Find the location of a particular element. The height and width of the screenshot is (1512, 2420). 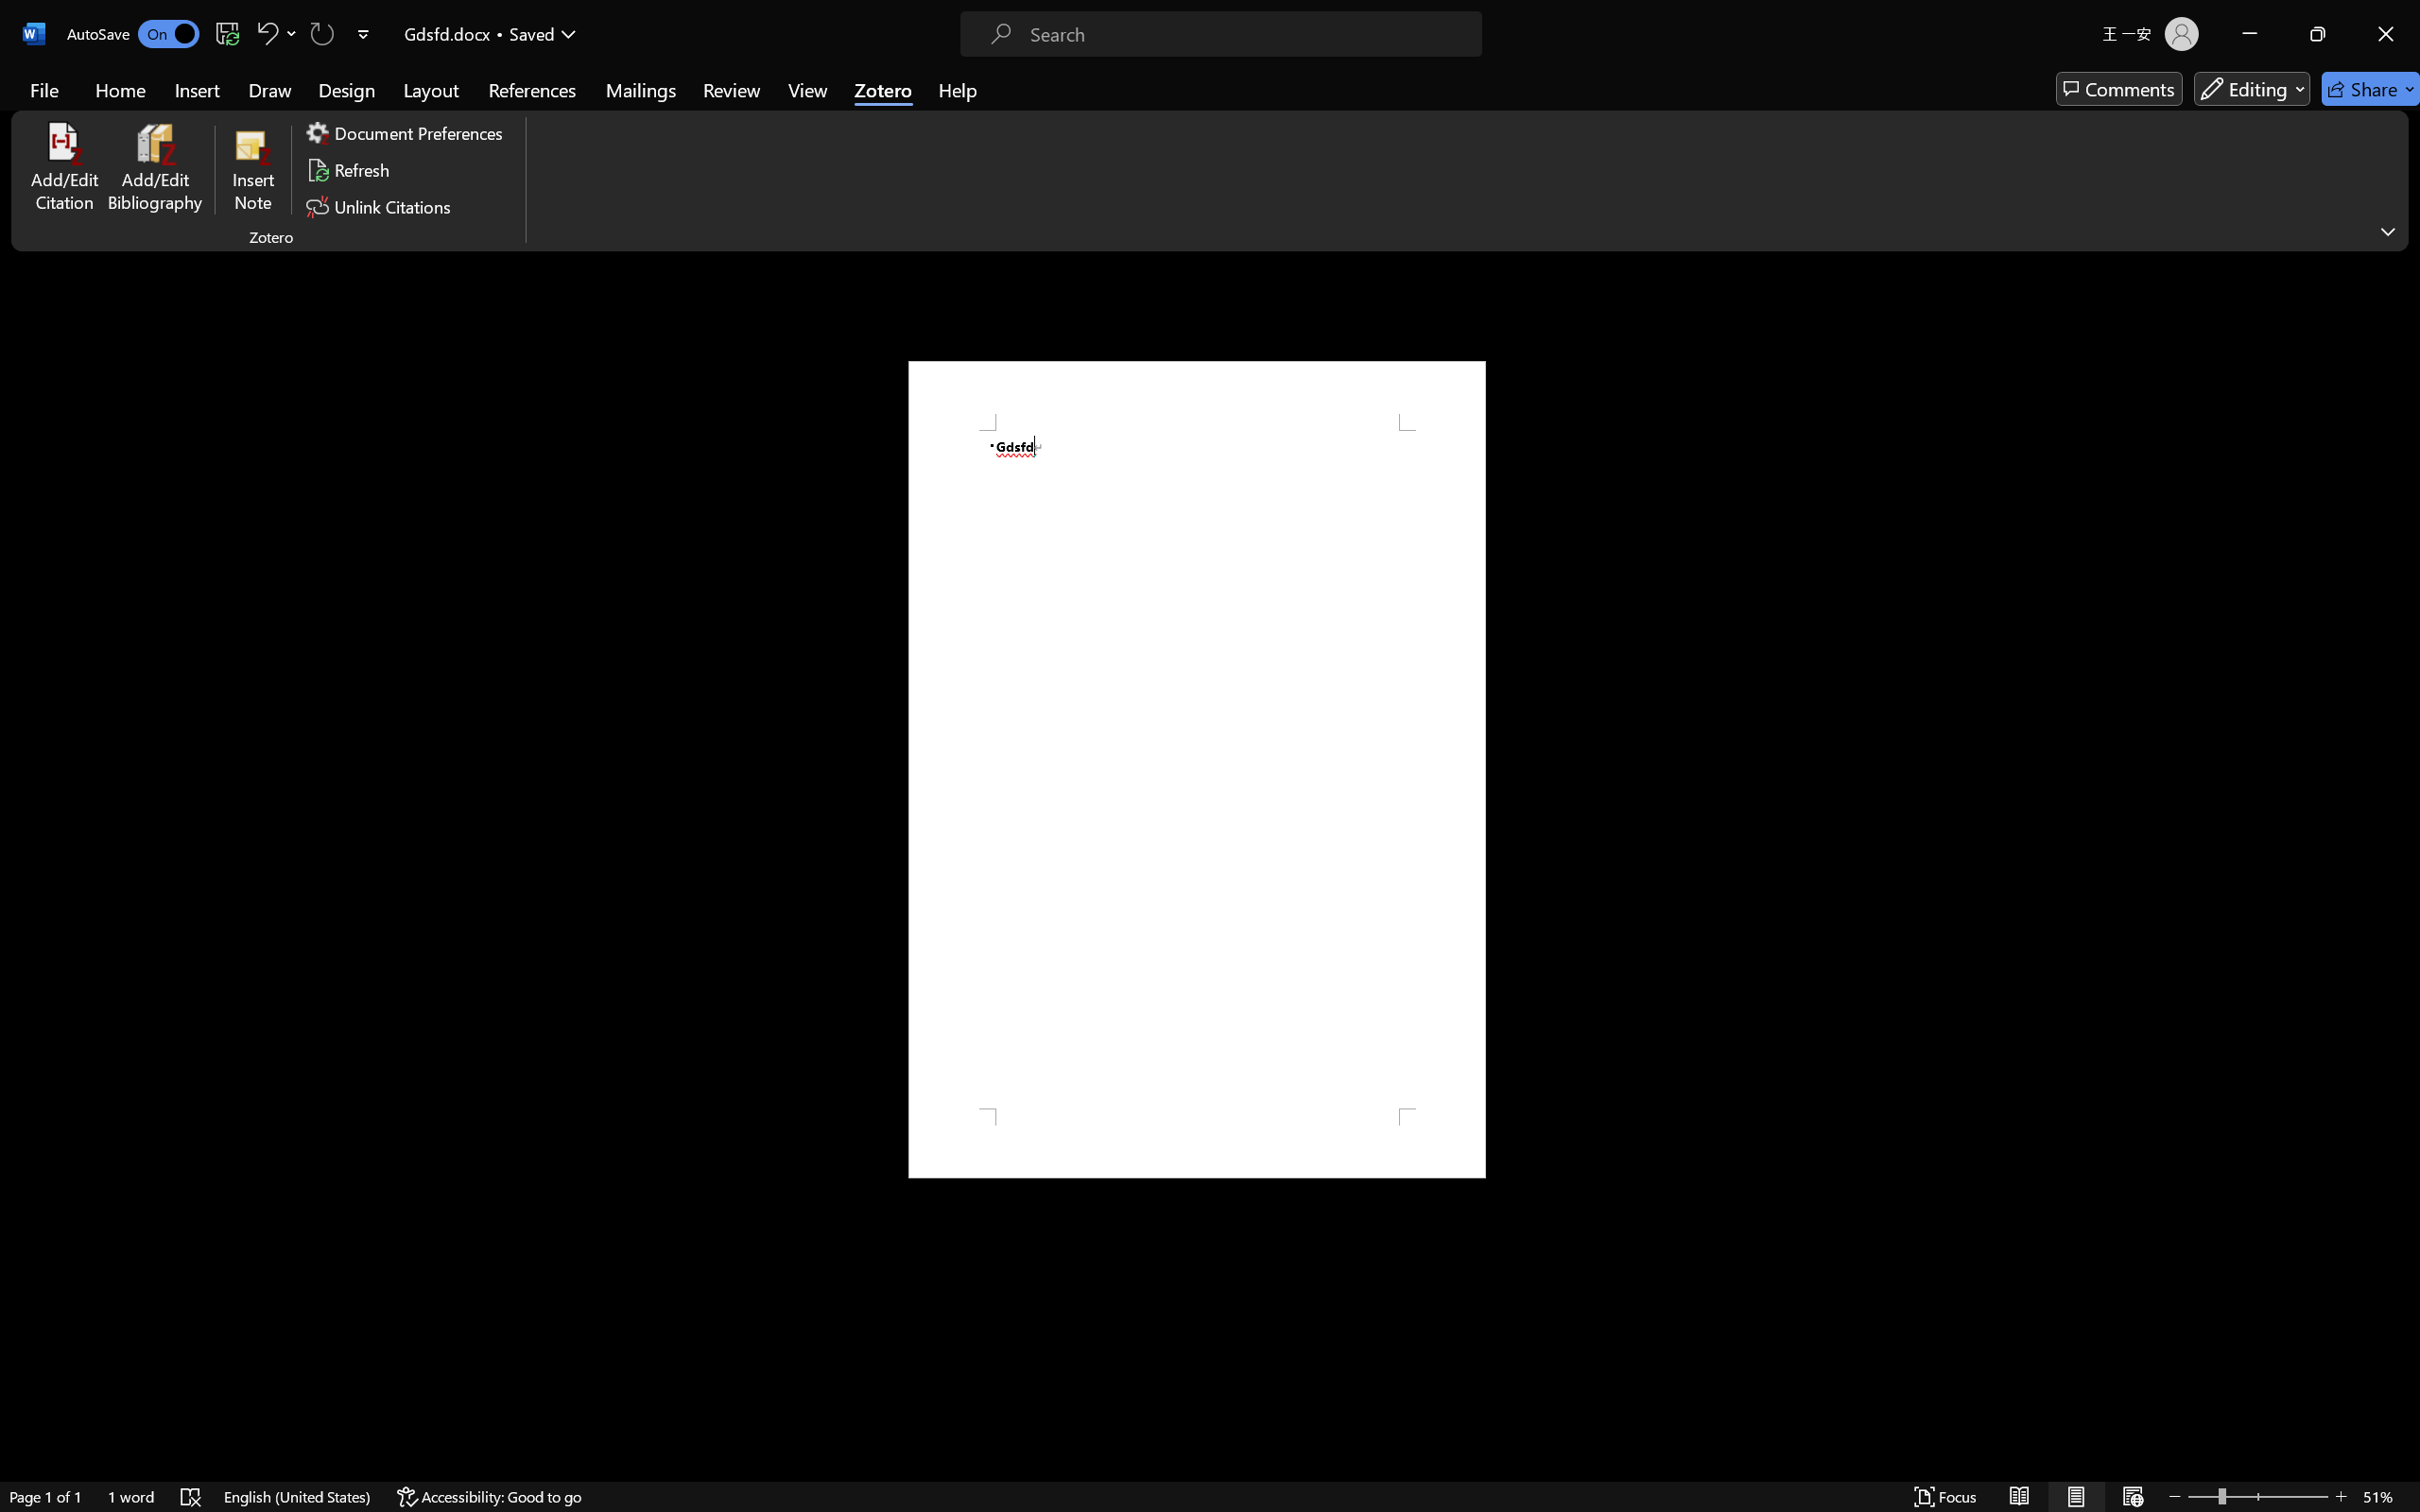

'Page 1 content' is located at coordinates (1196, 769).